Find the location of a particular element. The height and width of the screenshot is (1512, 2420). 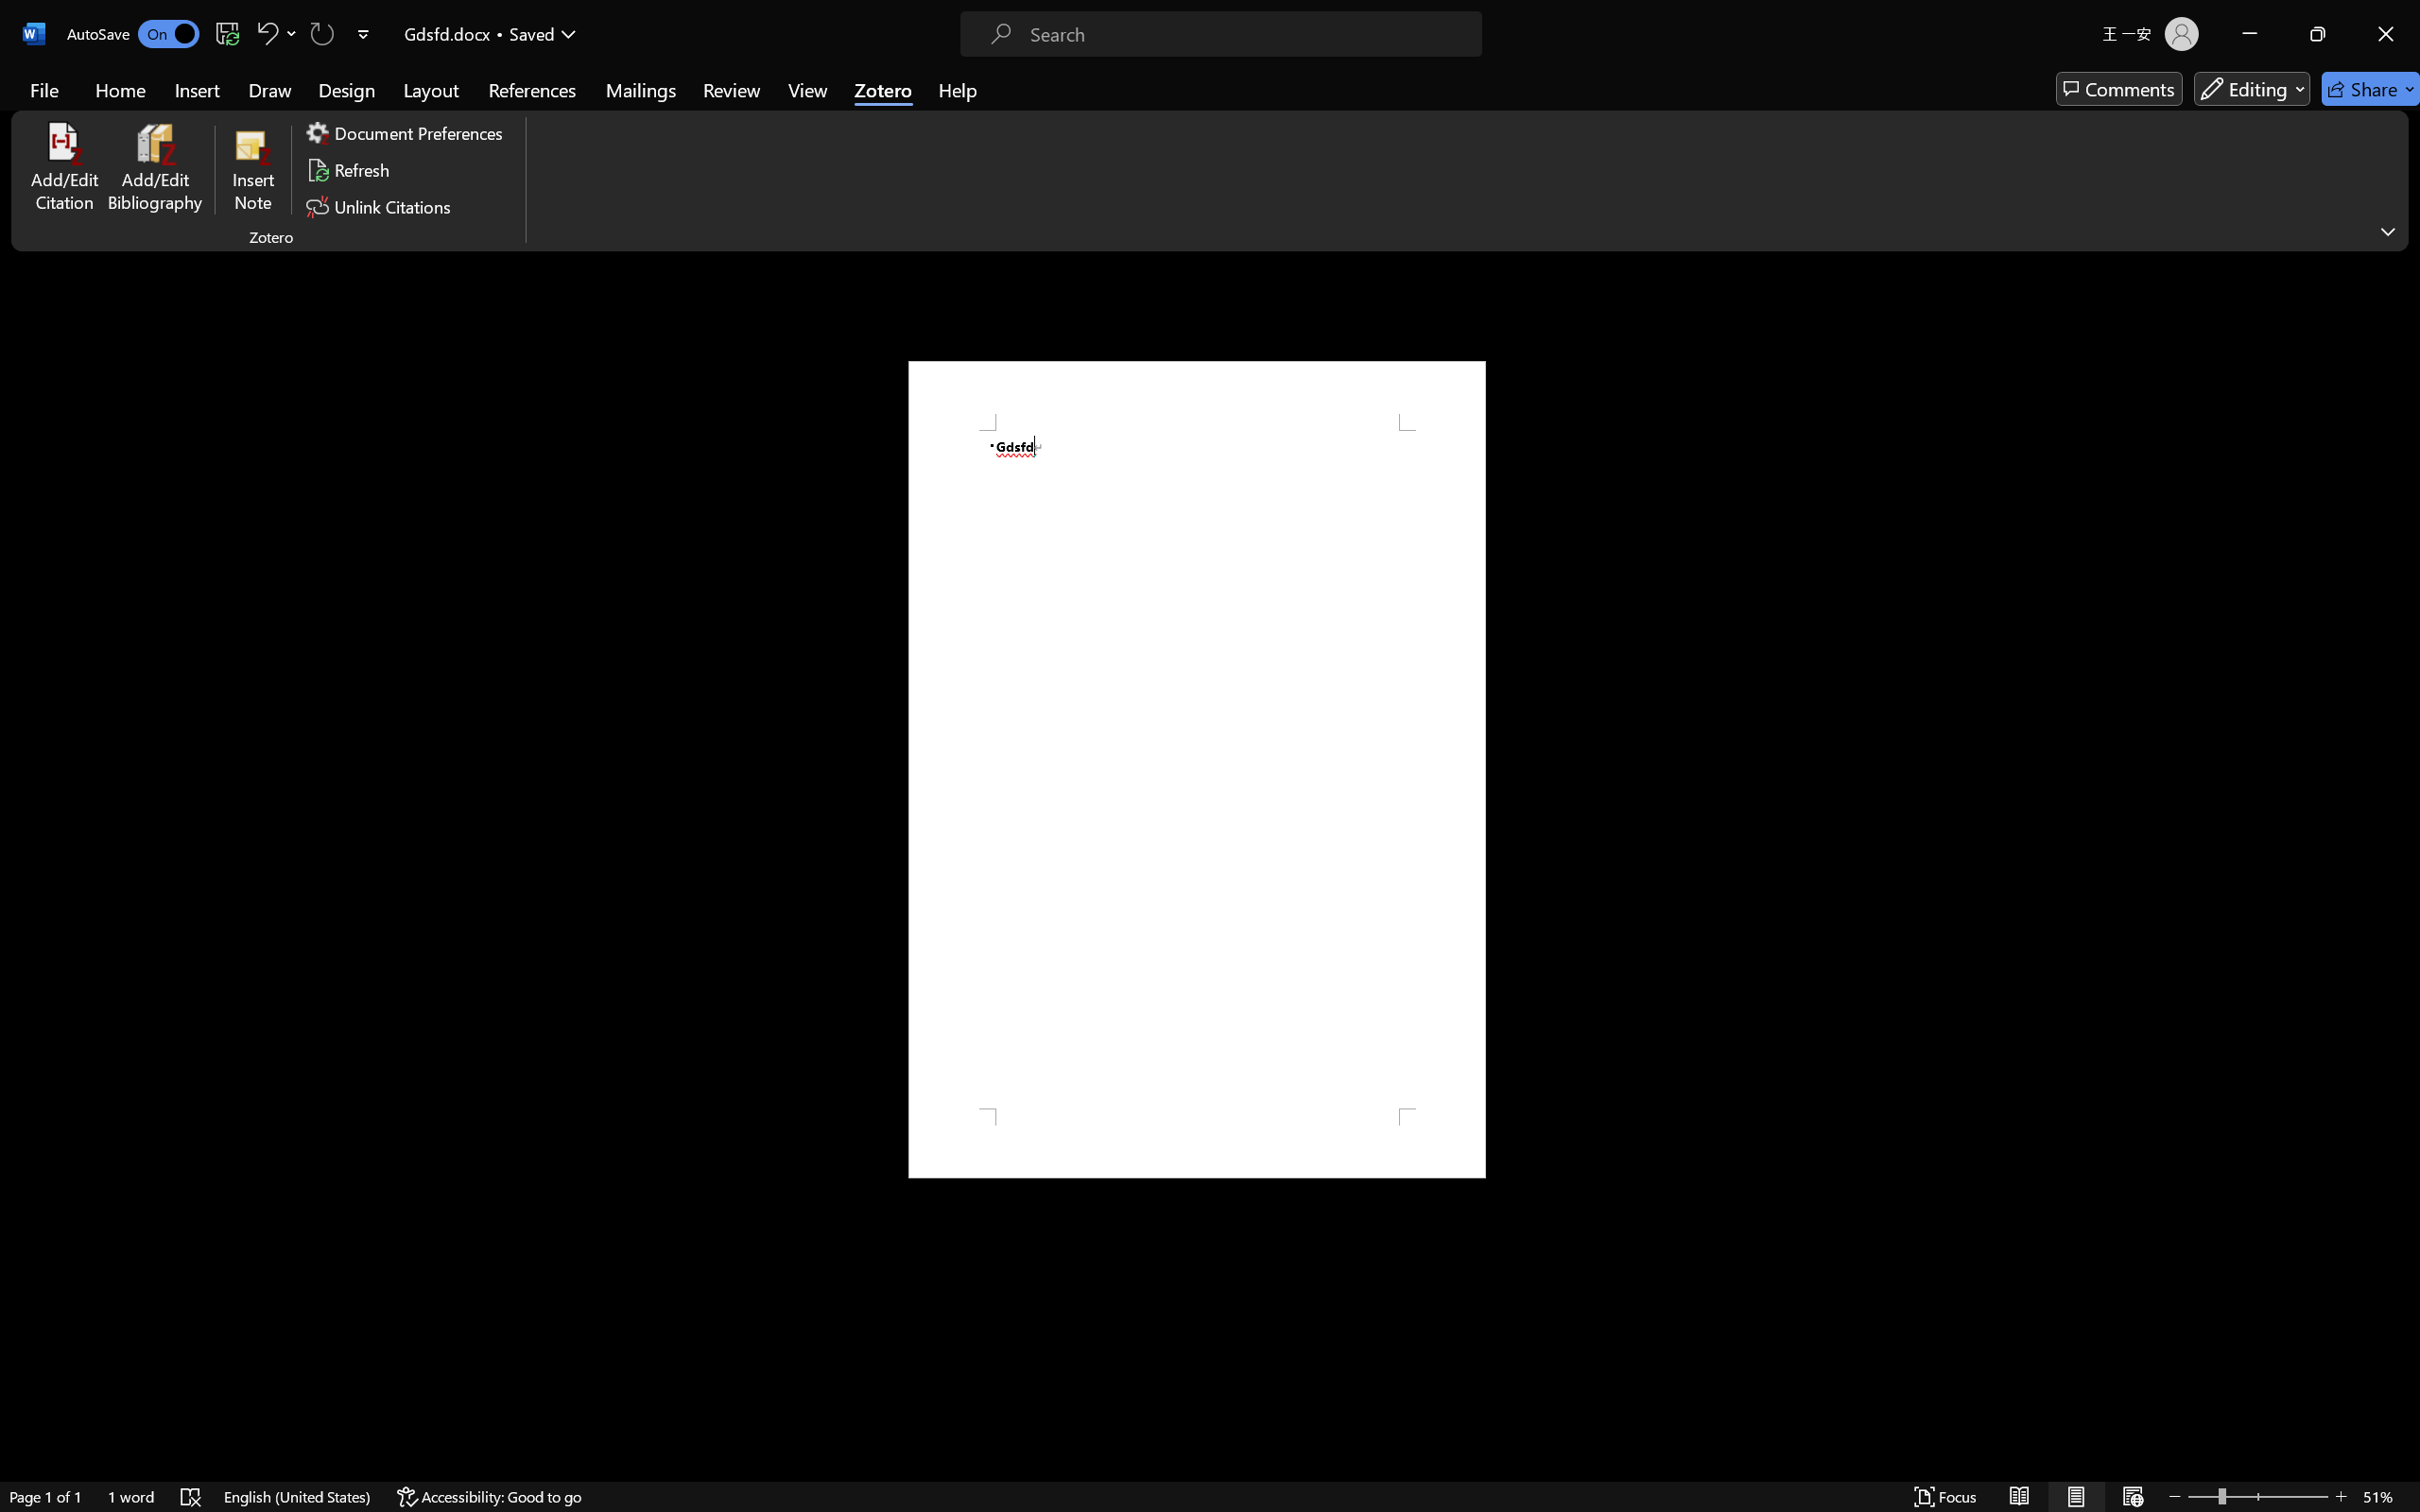

'Page 1 content' is located at coordinates (1196, 769).